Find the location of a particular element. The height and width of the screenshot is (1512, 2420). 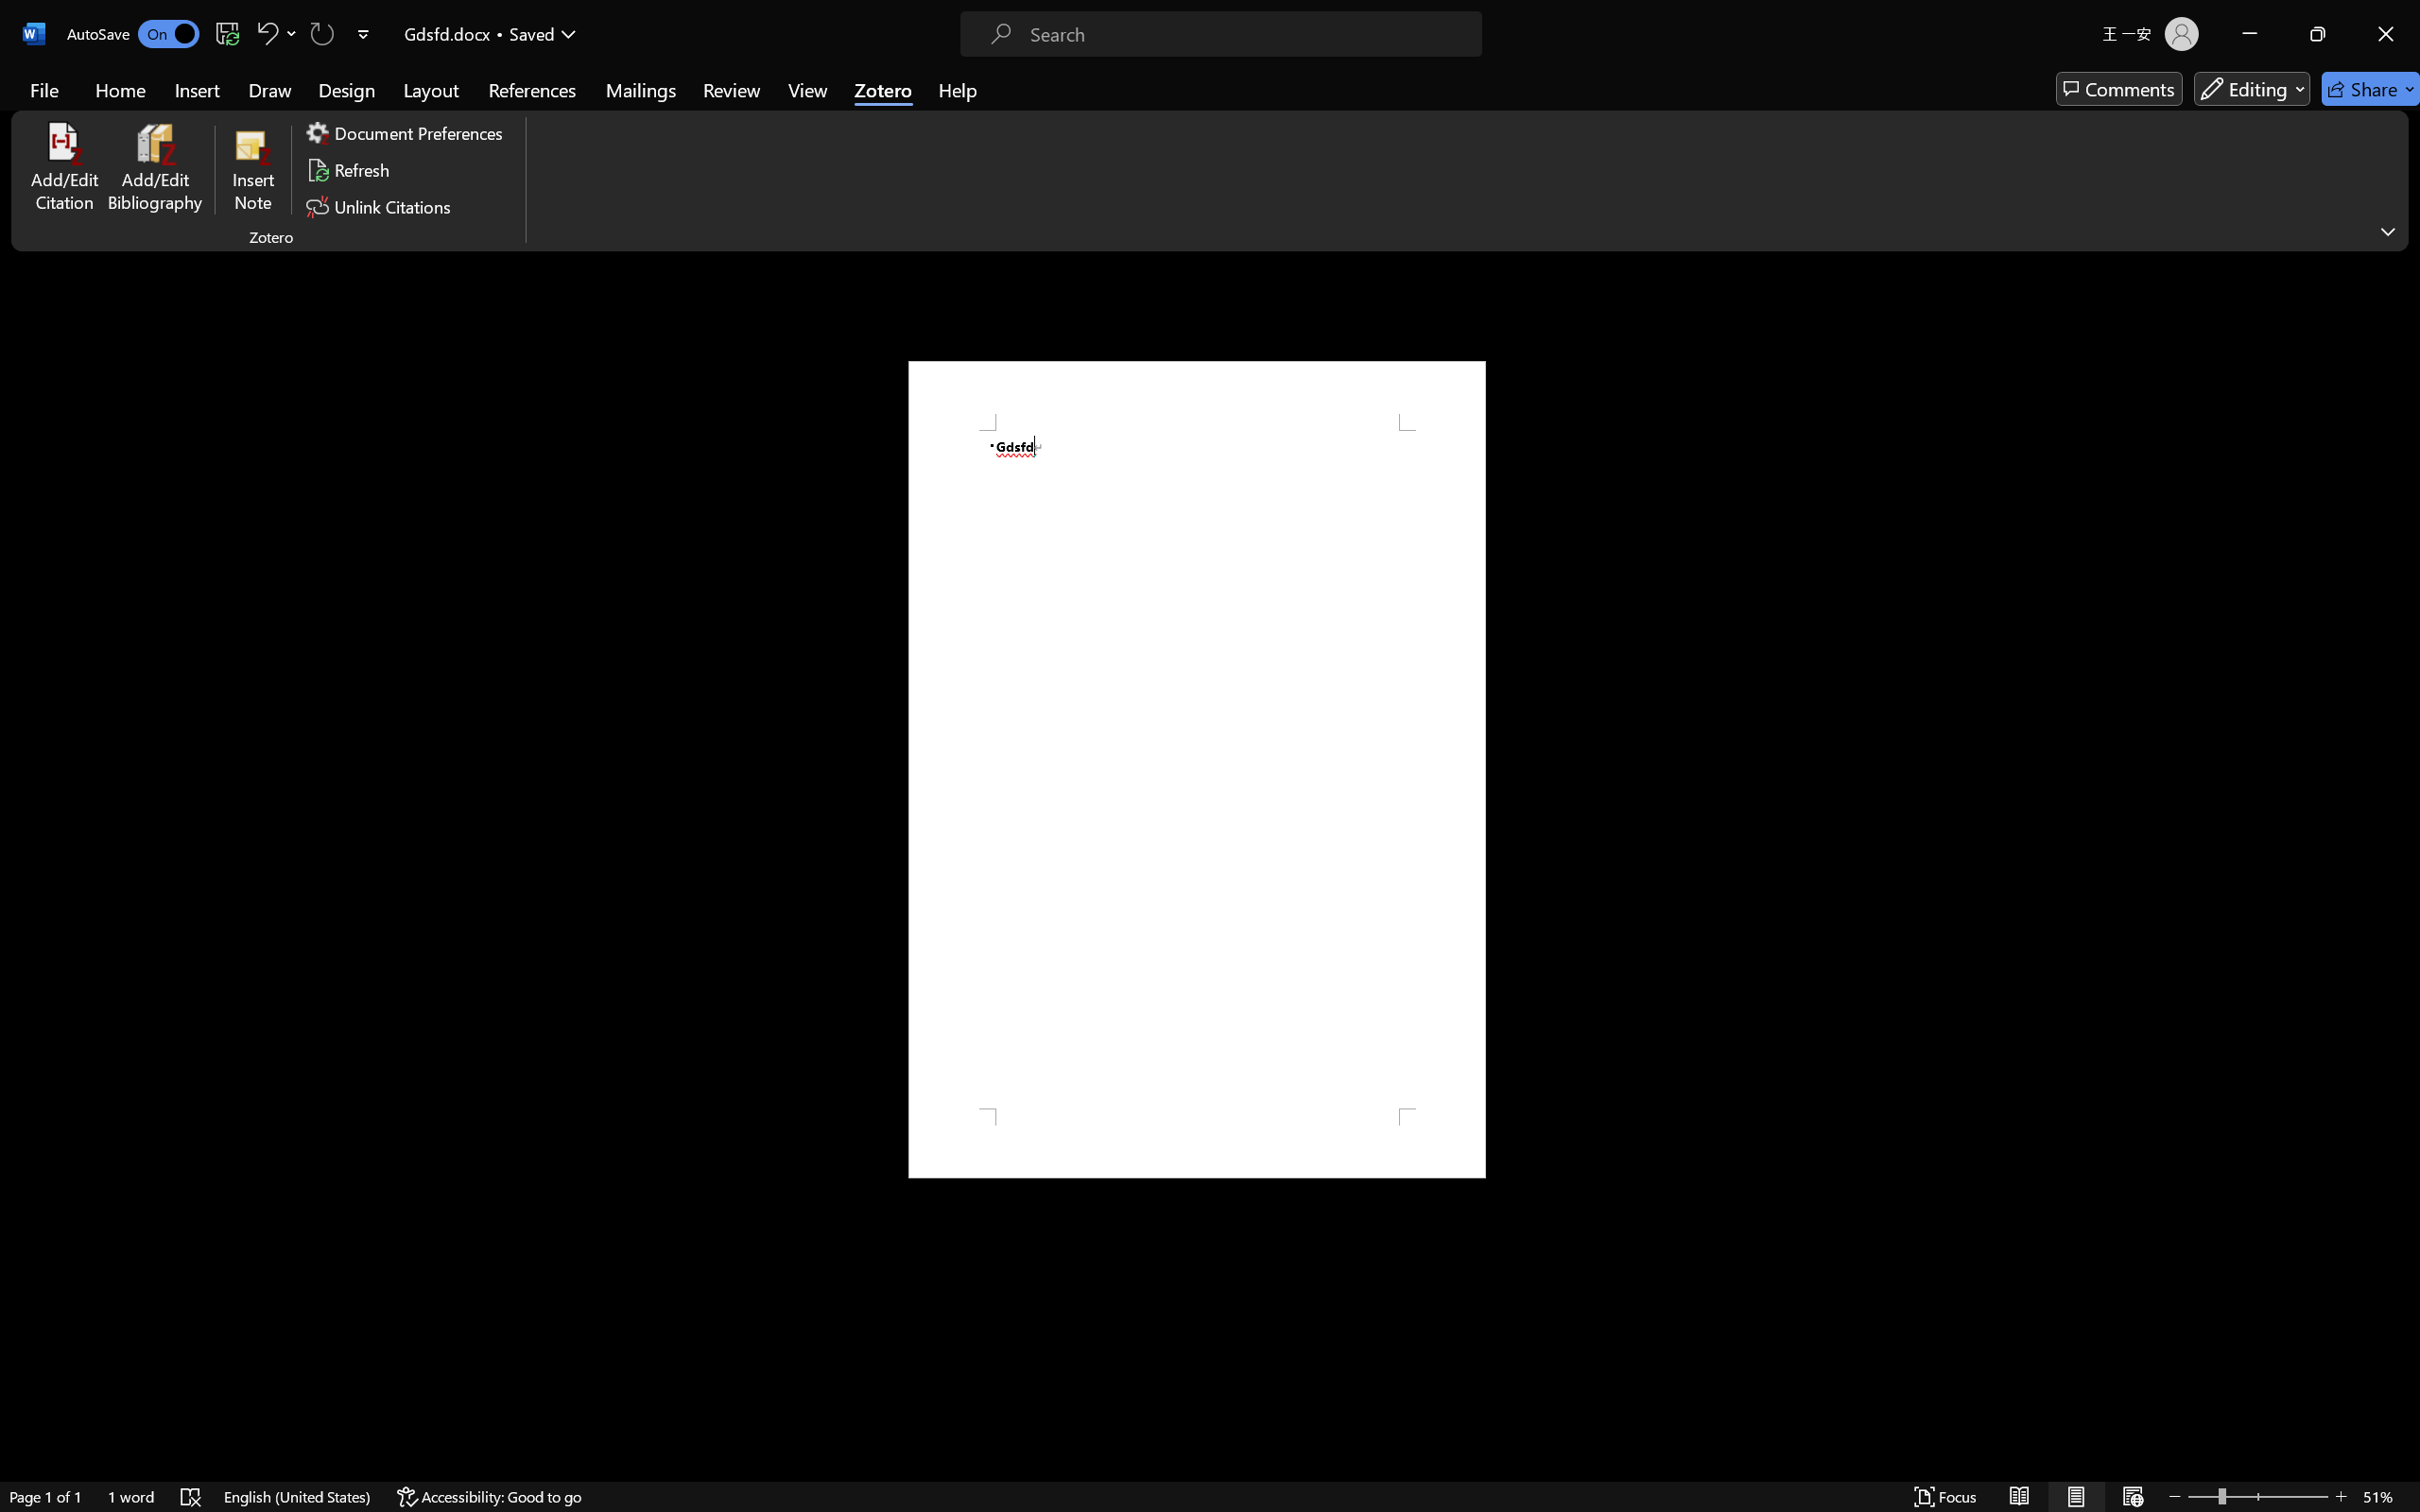

'Page 1 content' is located at coordinates (1196, 769).